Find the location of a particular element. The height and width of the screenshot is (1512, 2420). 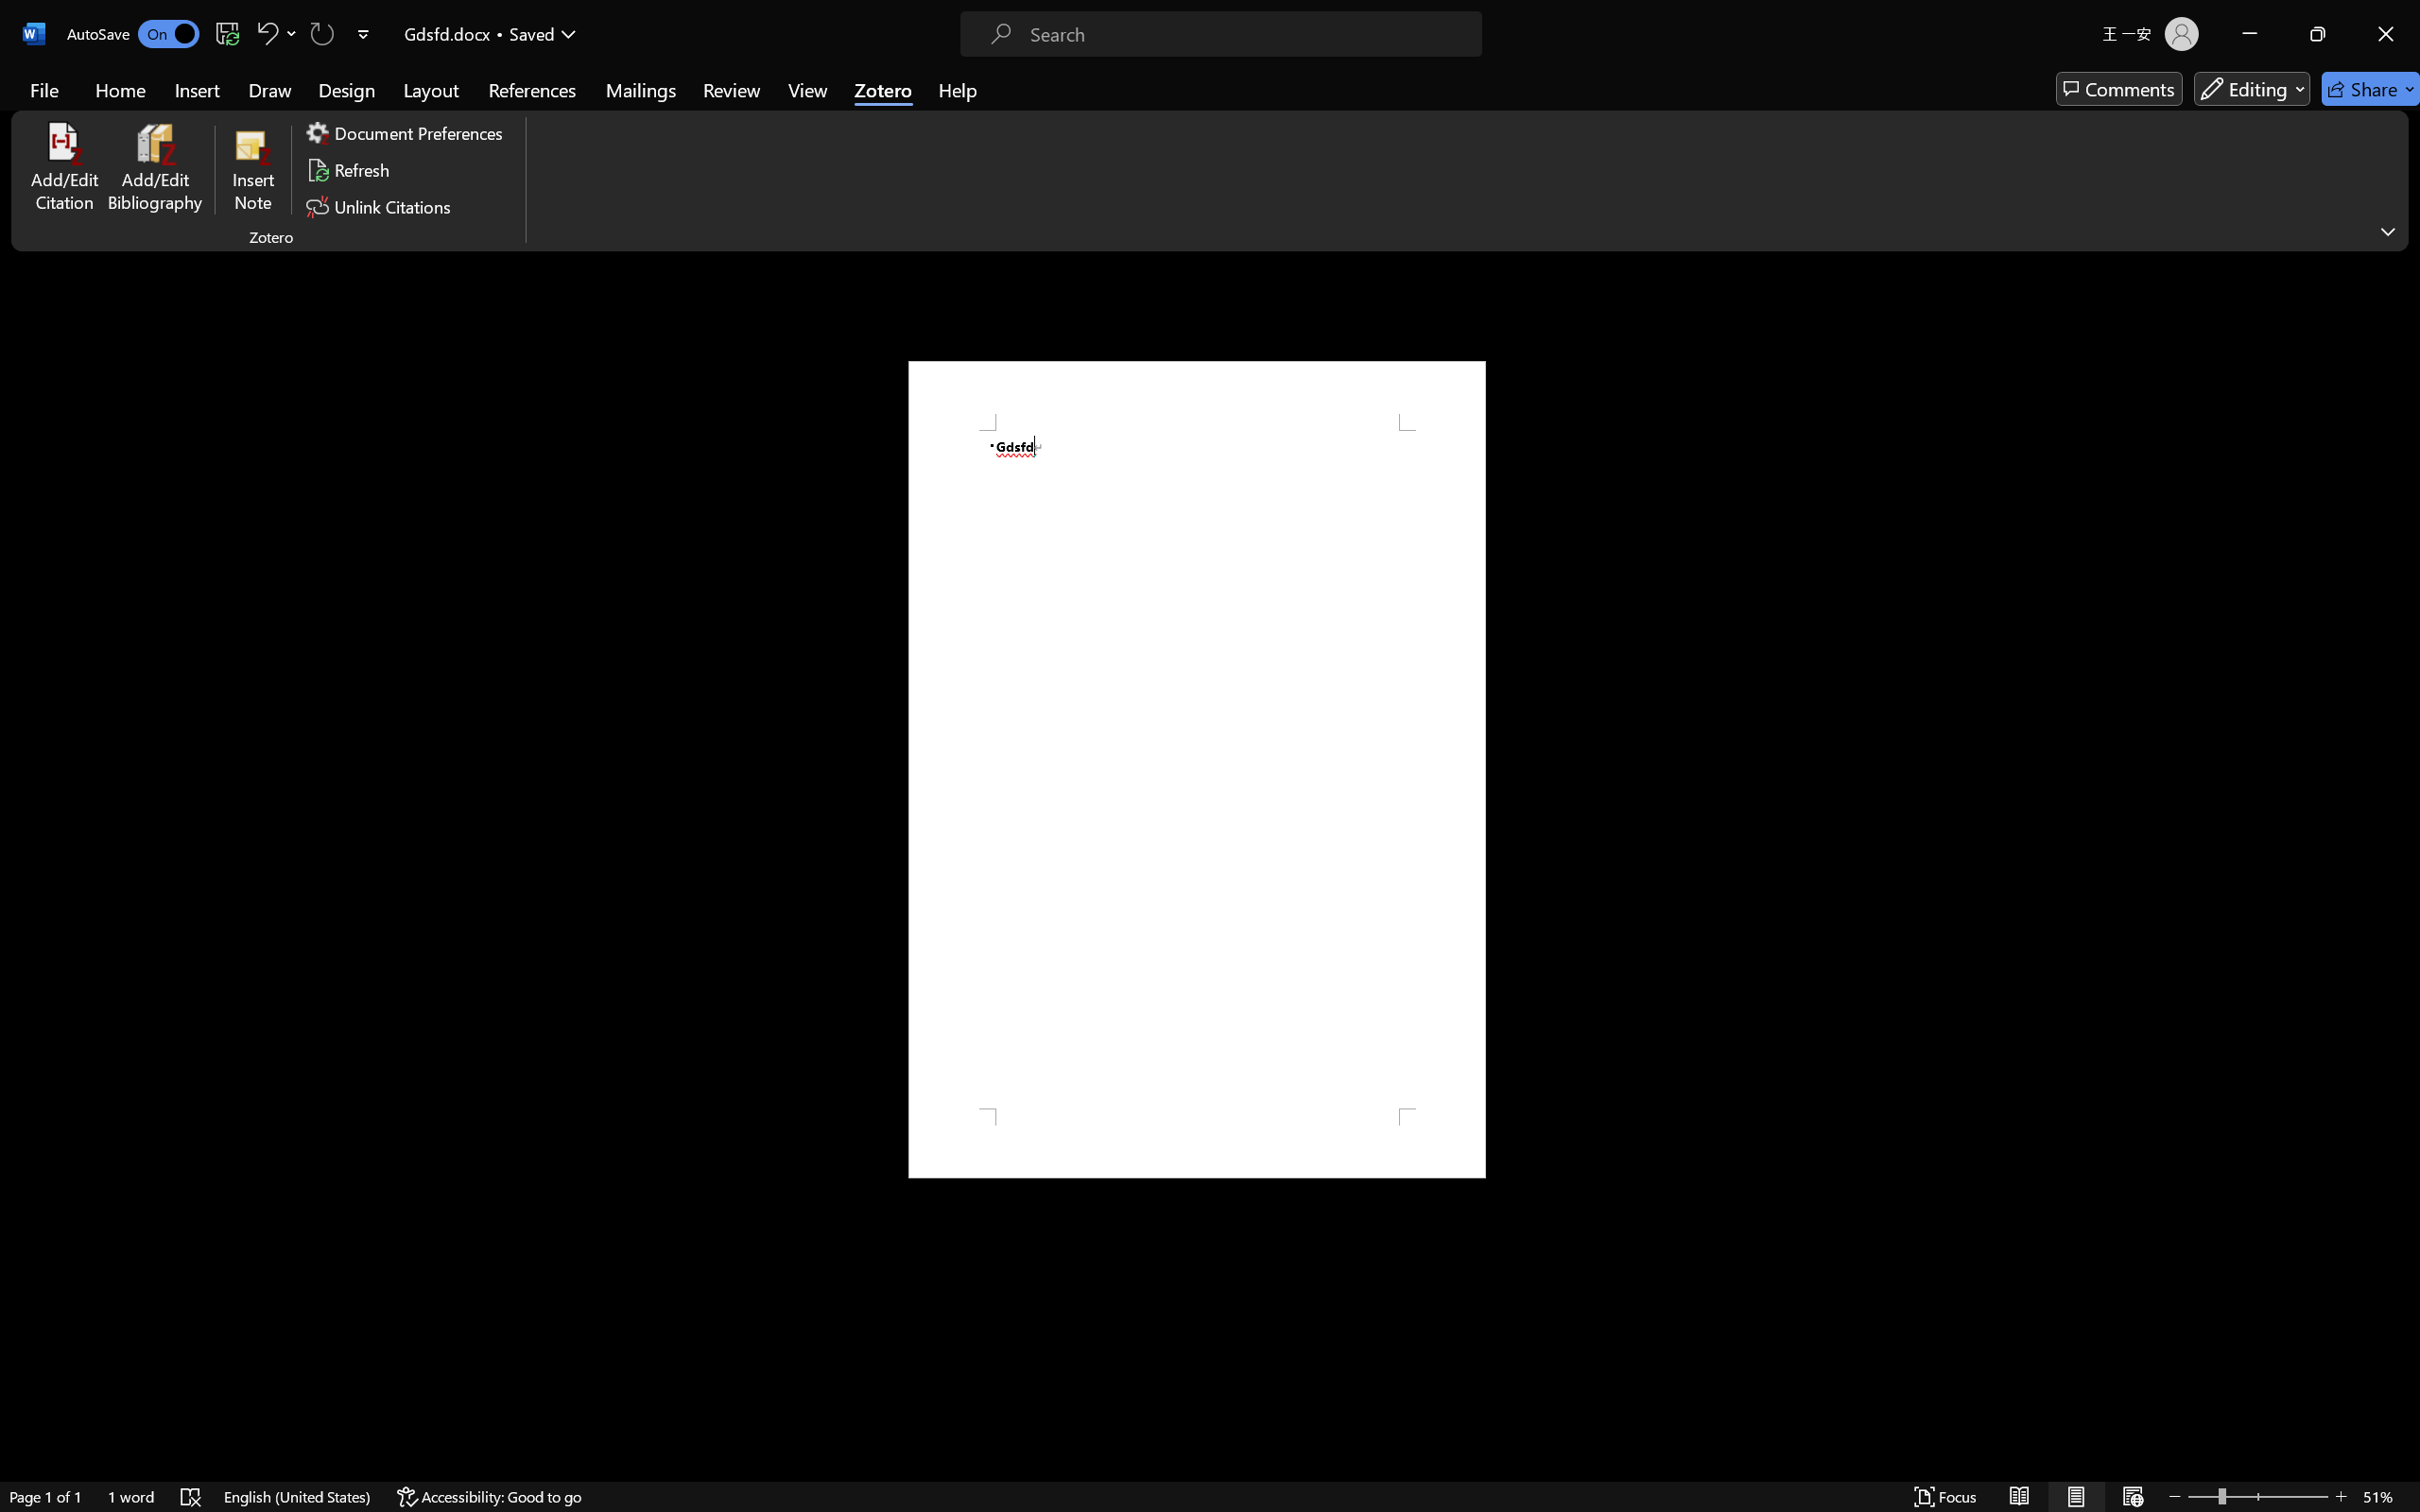

'Page 1 content' is located at coordinates (1196, 769).